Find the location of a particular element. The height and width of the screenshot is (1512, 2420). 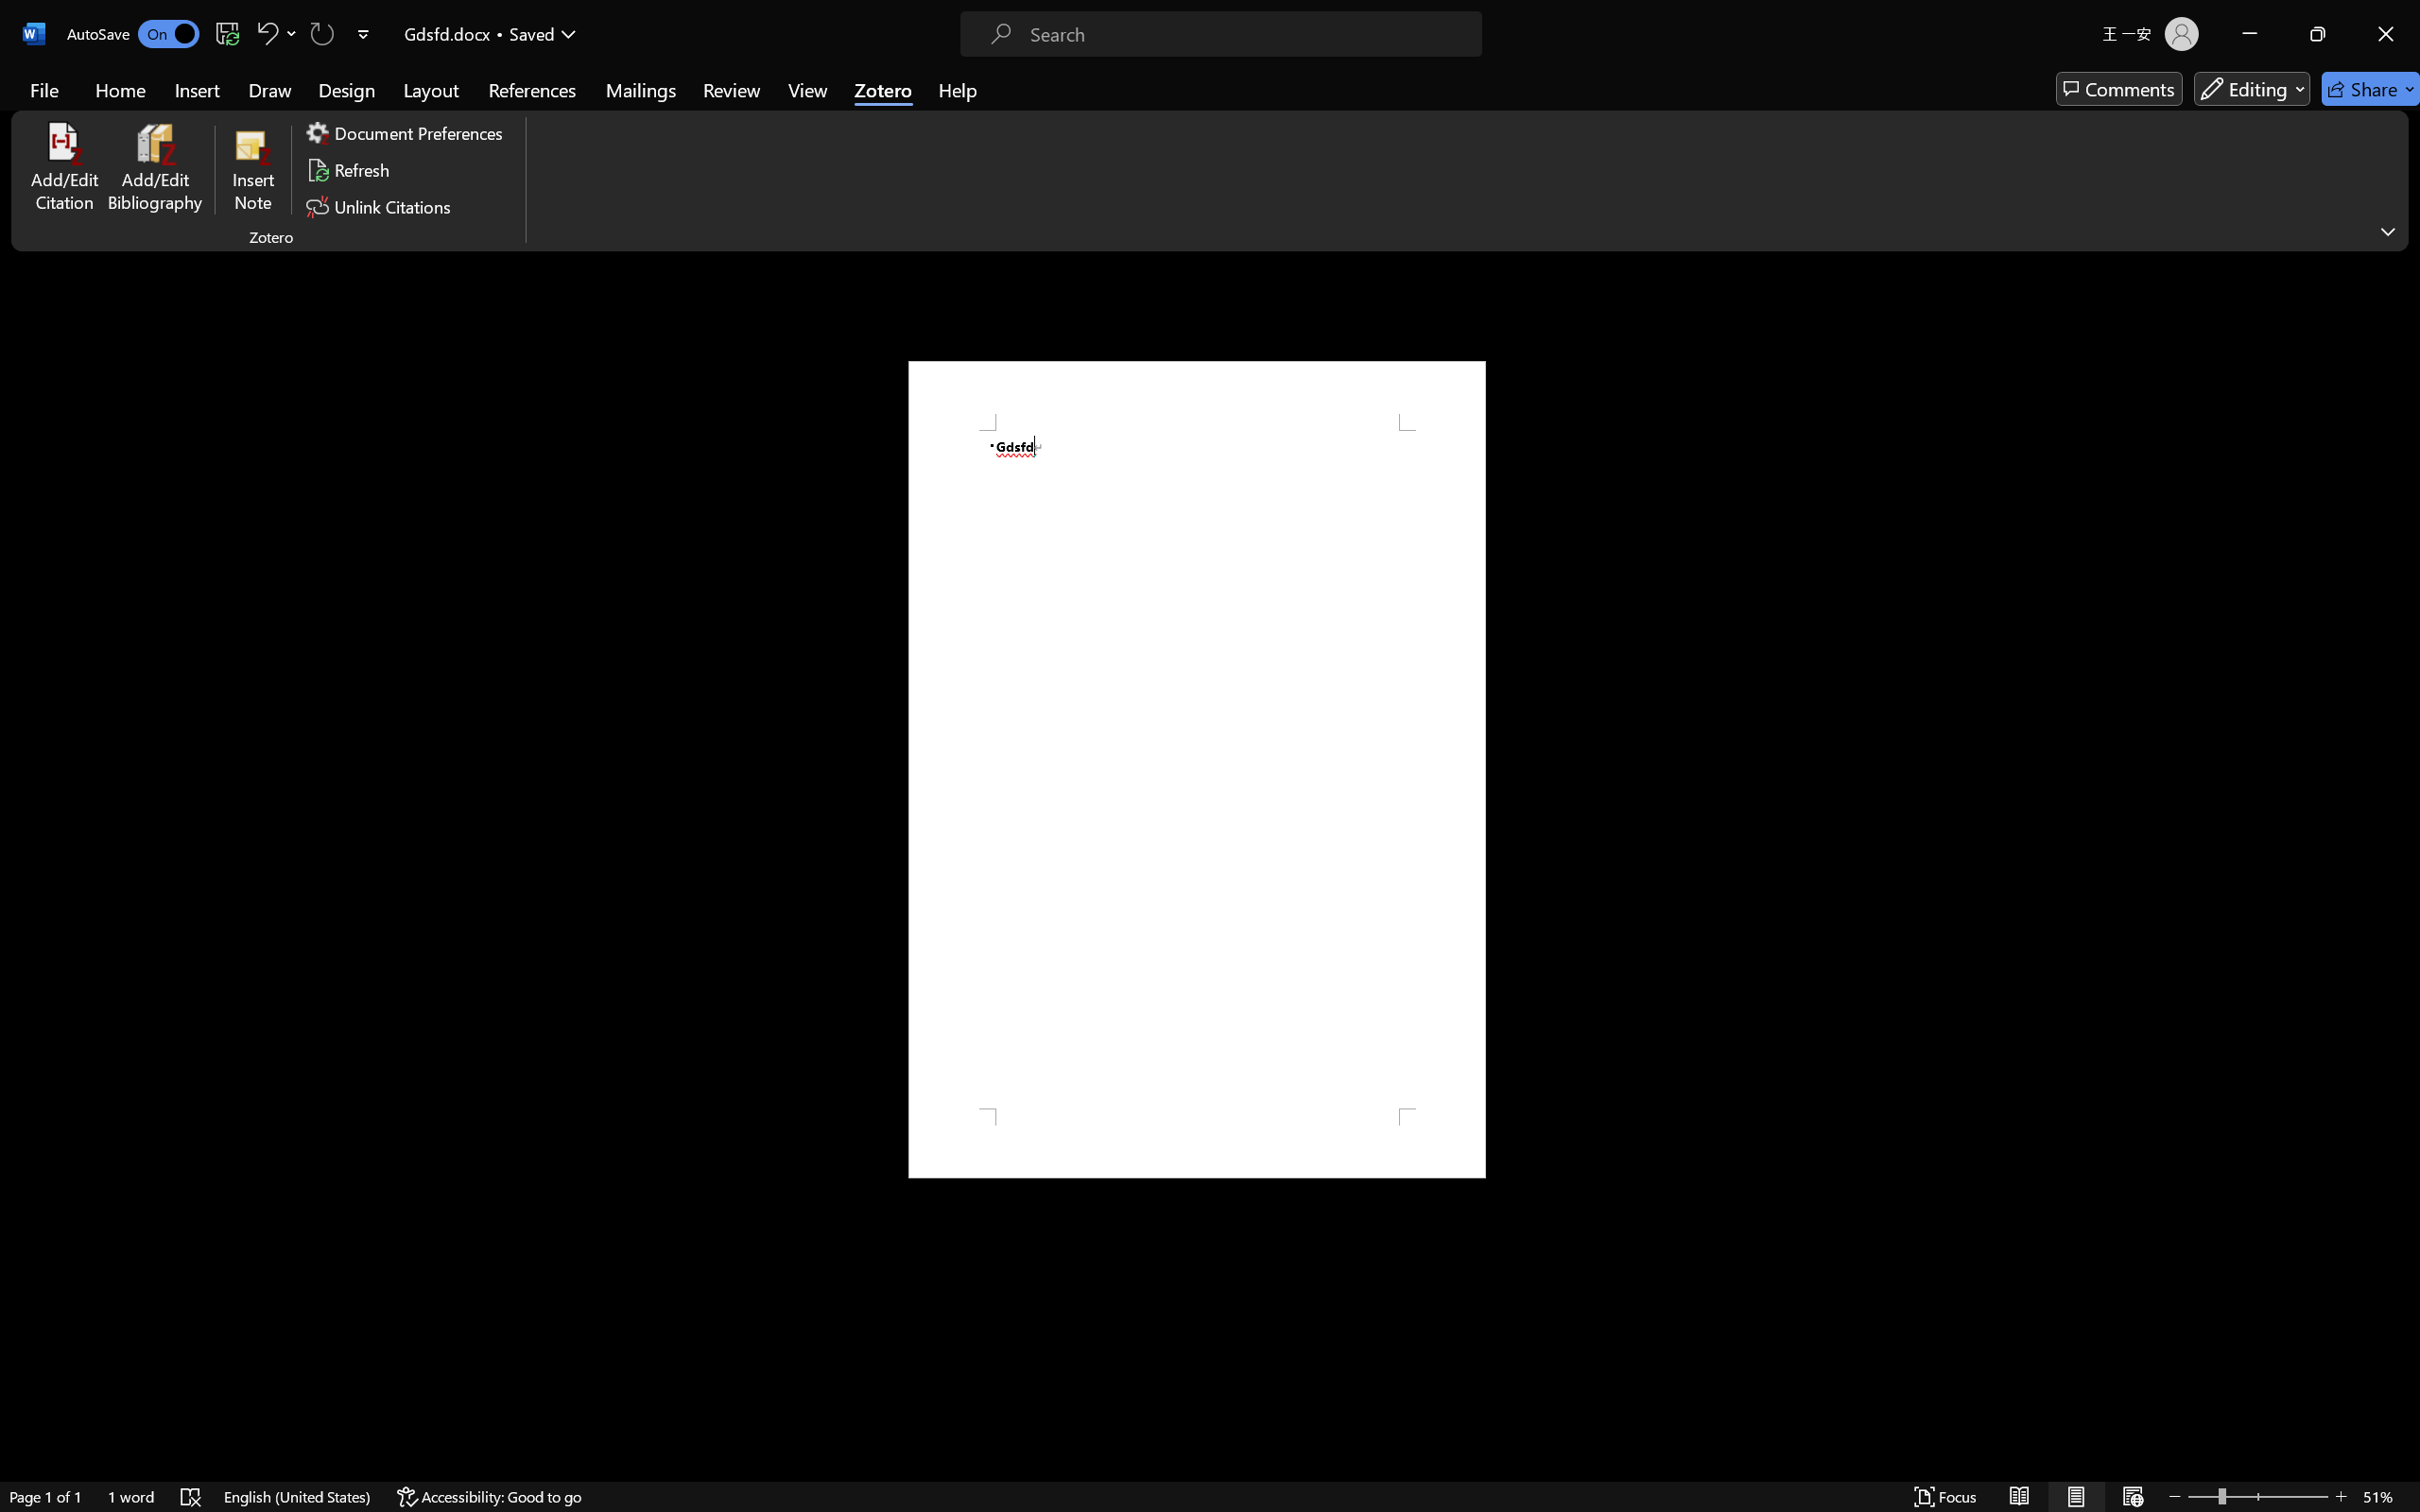

'Page 1 content' is located at coordinates (1196, 769).